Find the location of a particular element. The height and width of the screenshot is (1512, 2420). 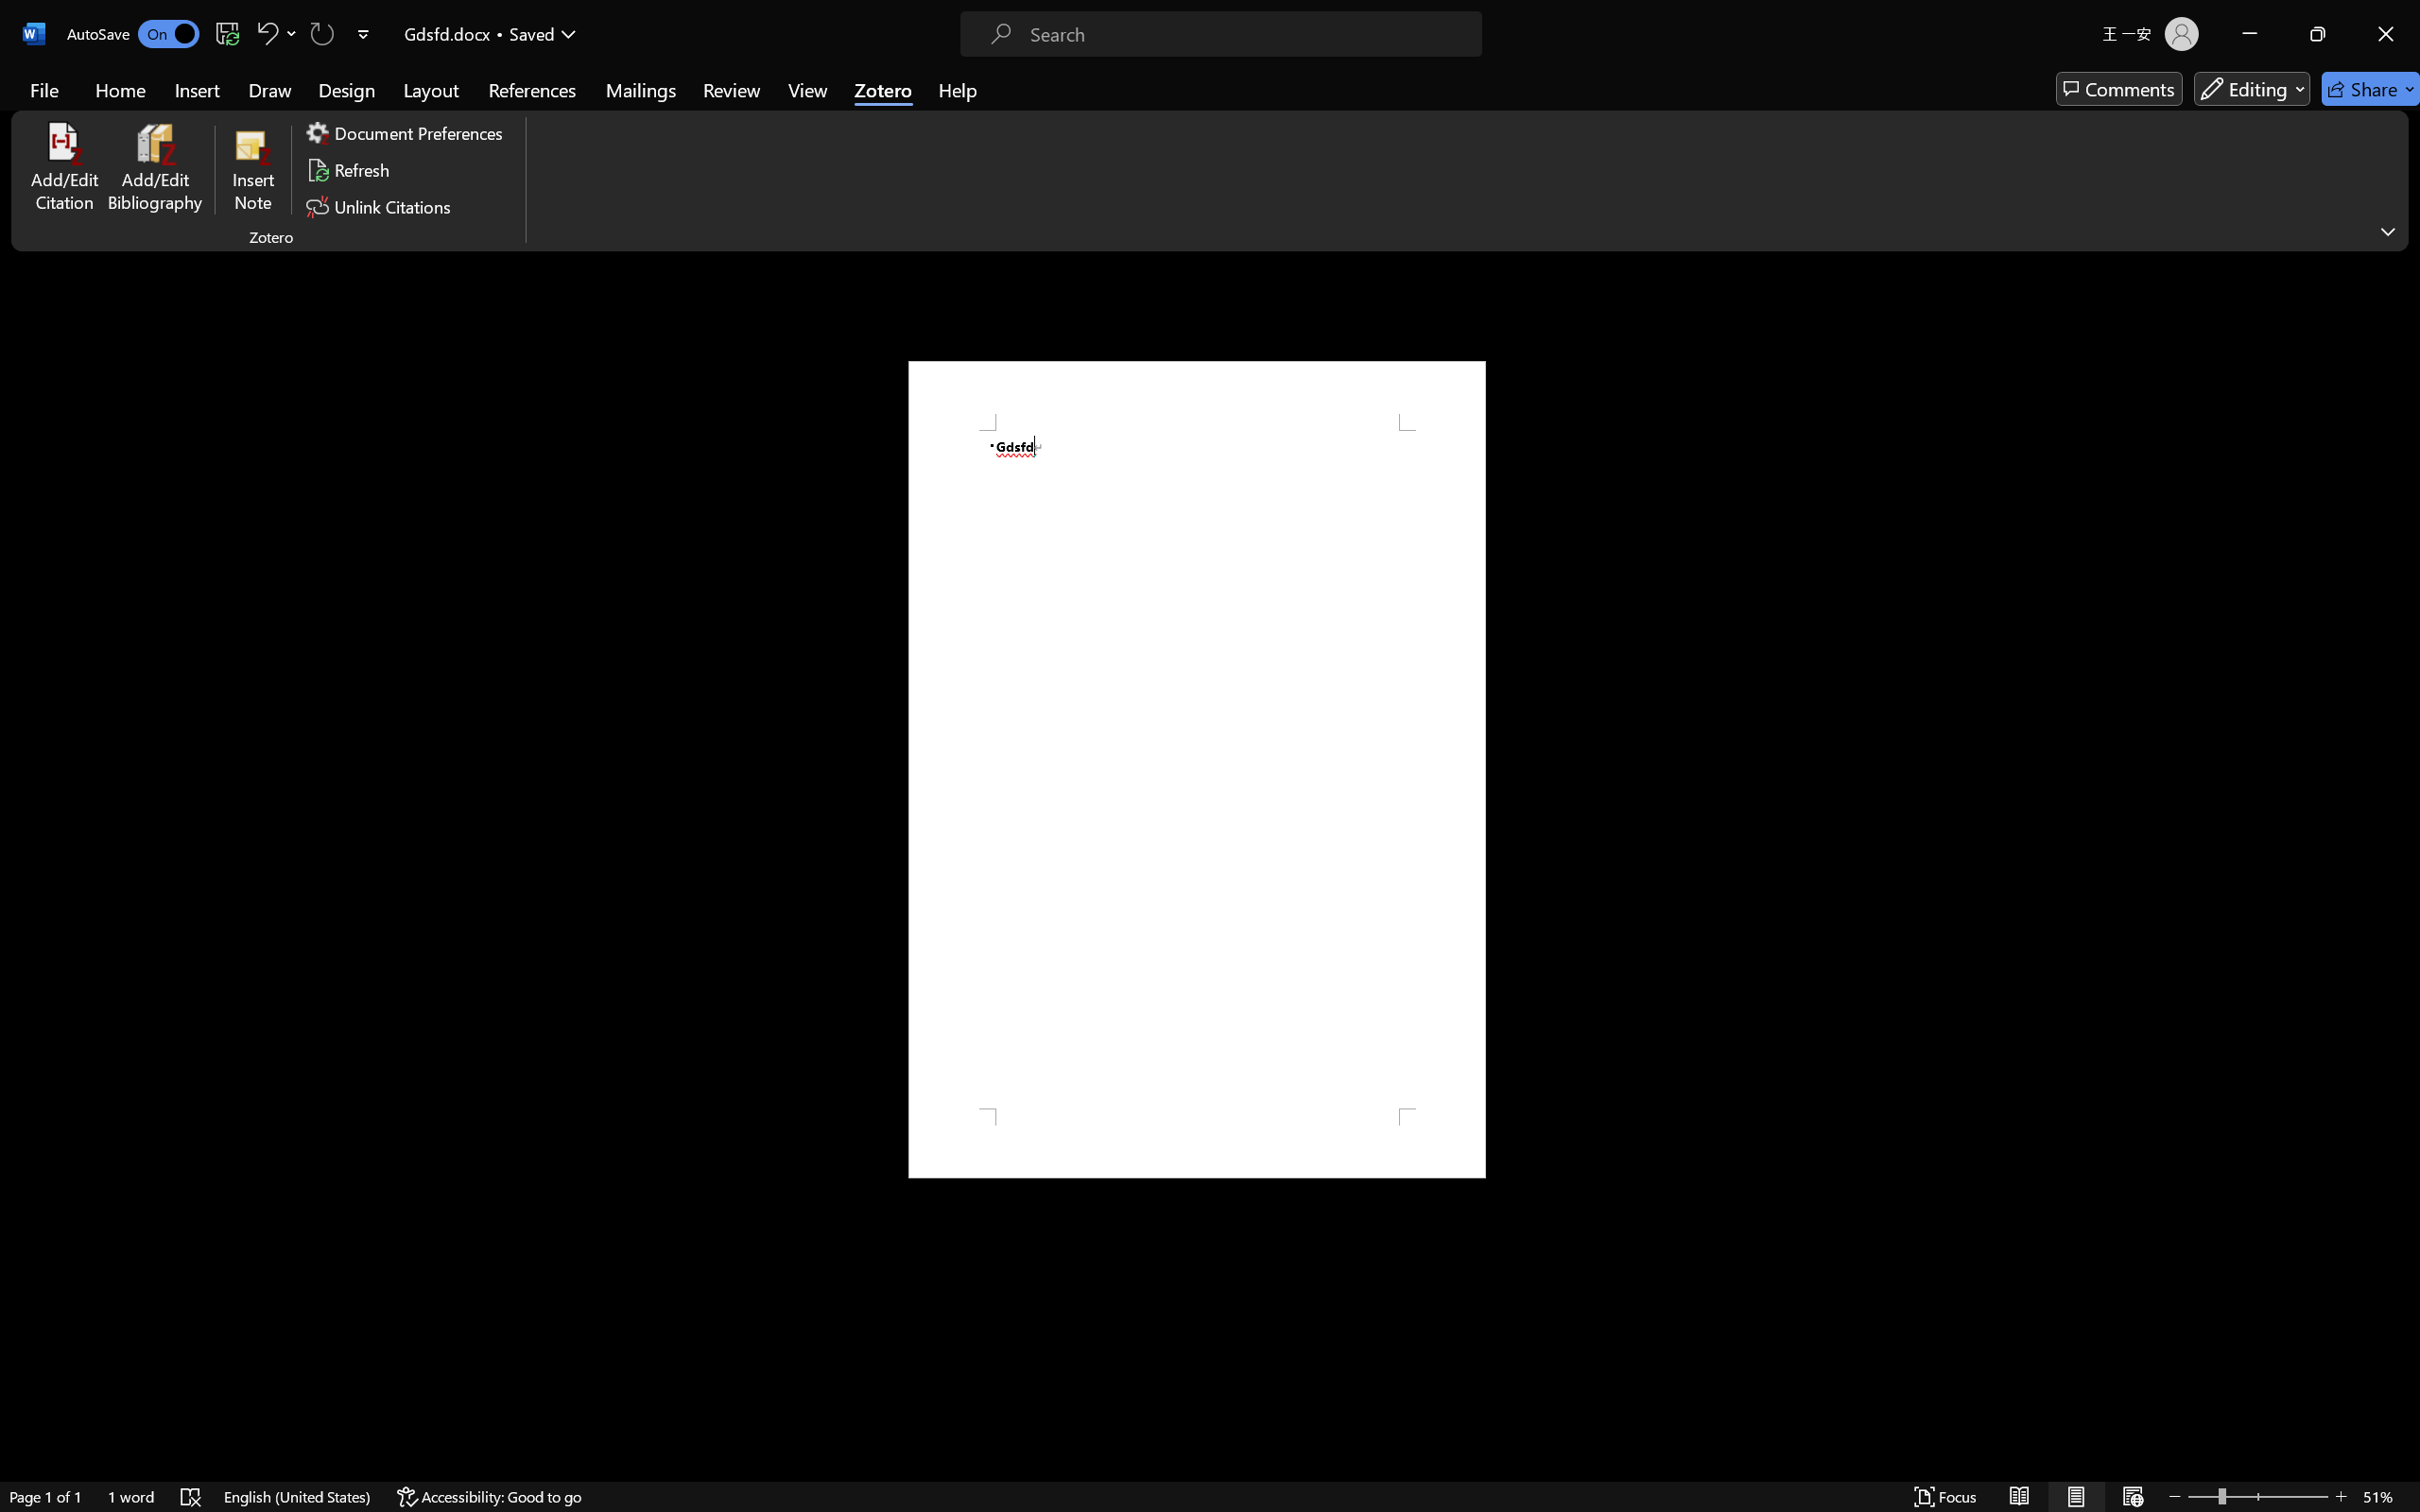

'Page 1 content' is located at coordinates (1196, 769).